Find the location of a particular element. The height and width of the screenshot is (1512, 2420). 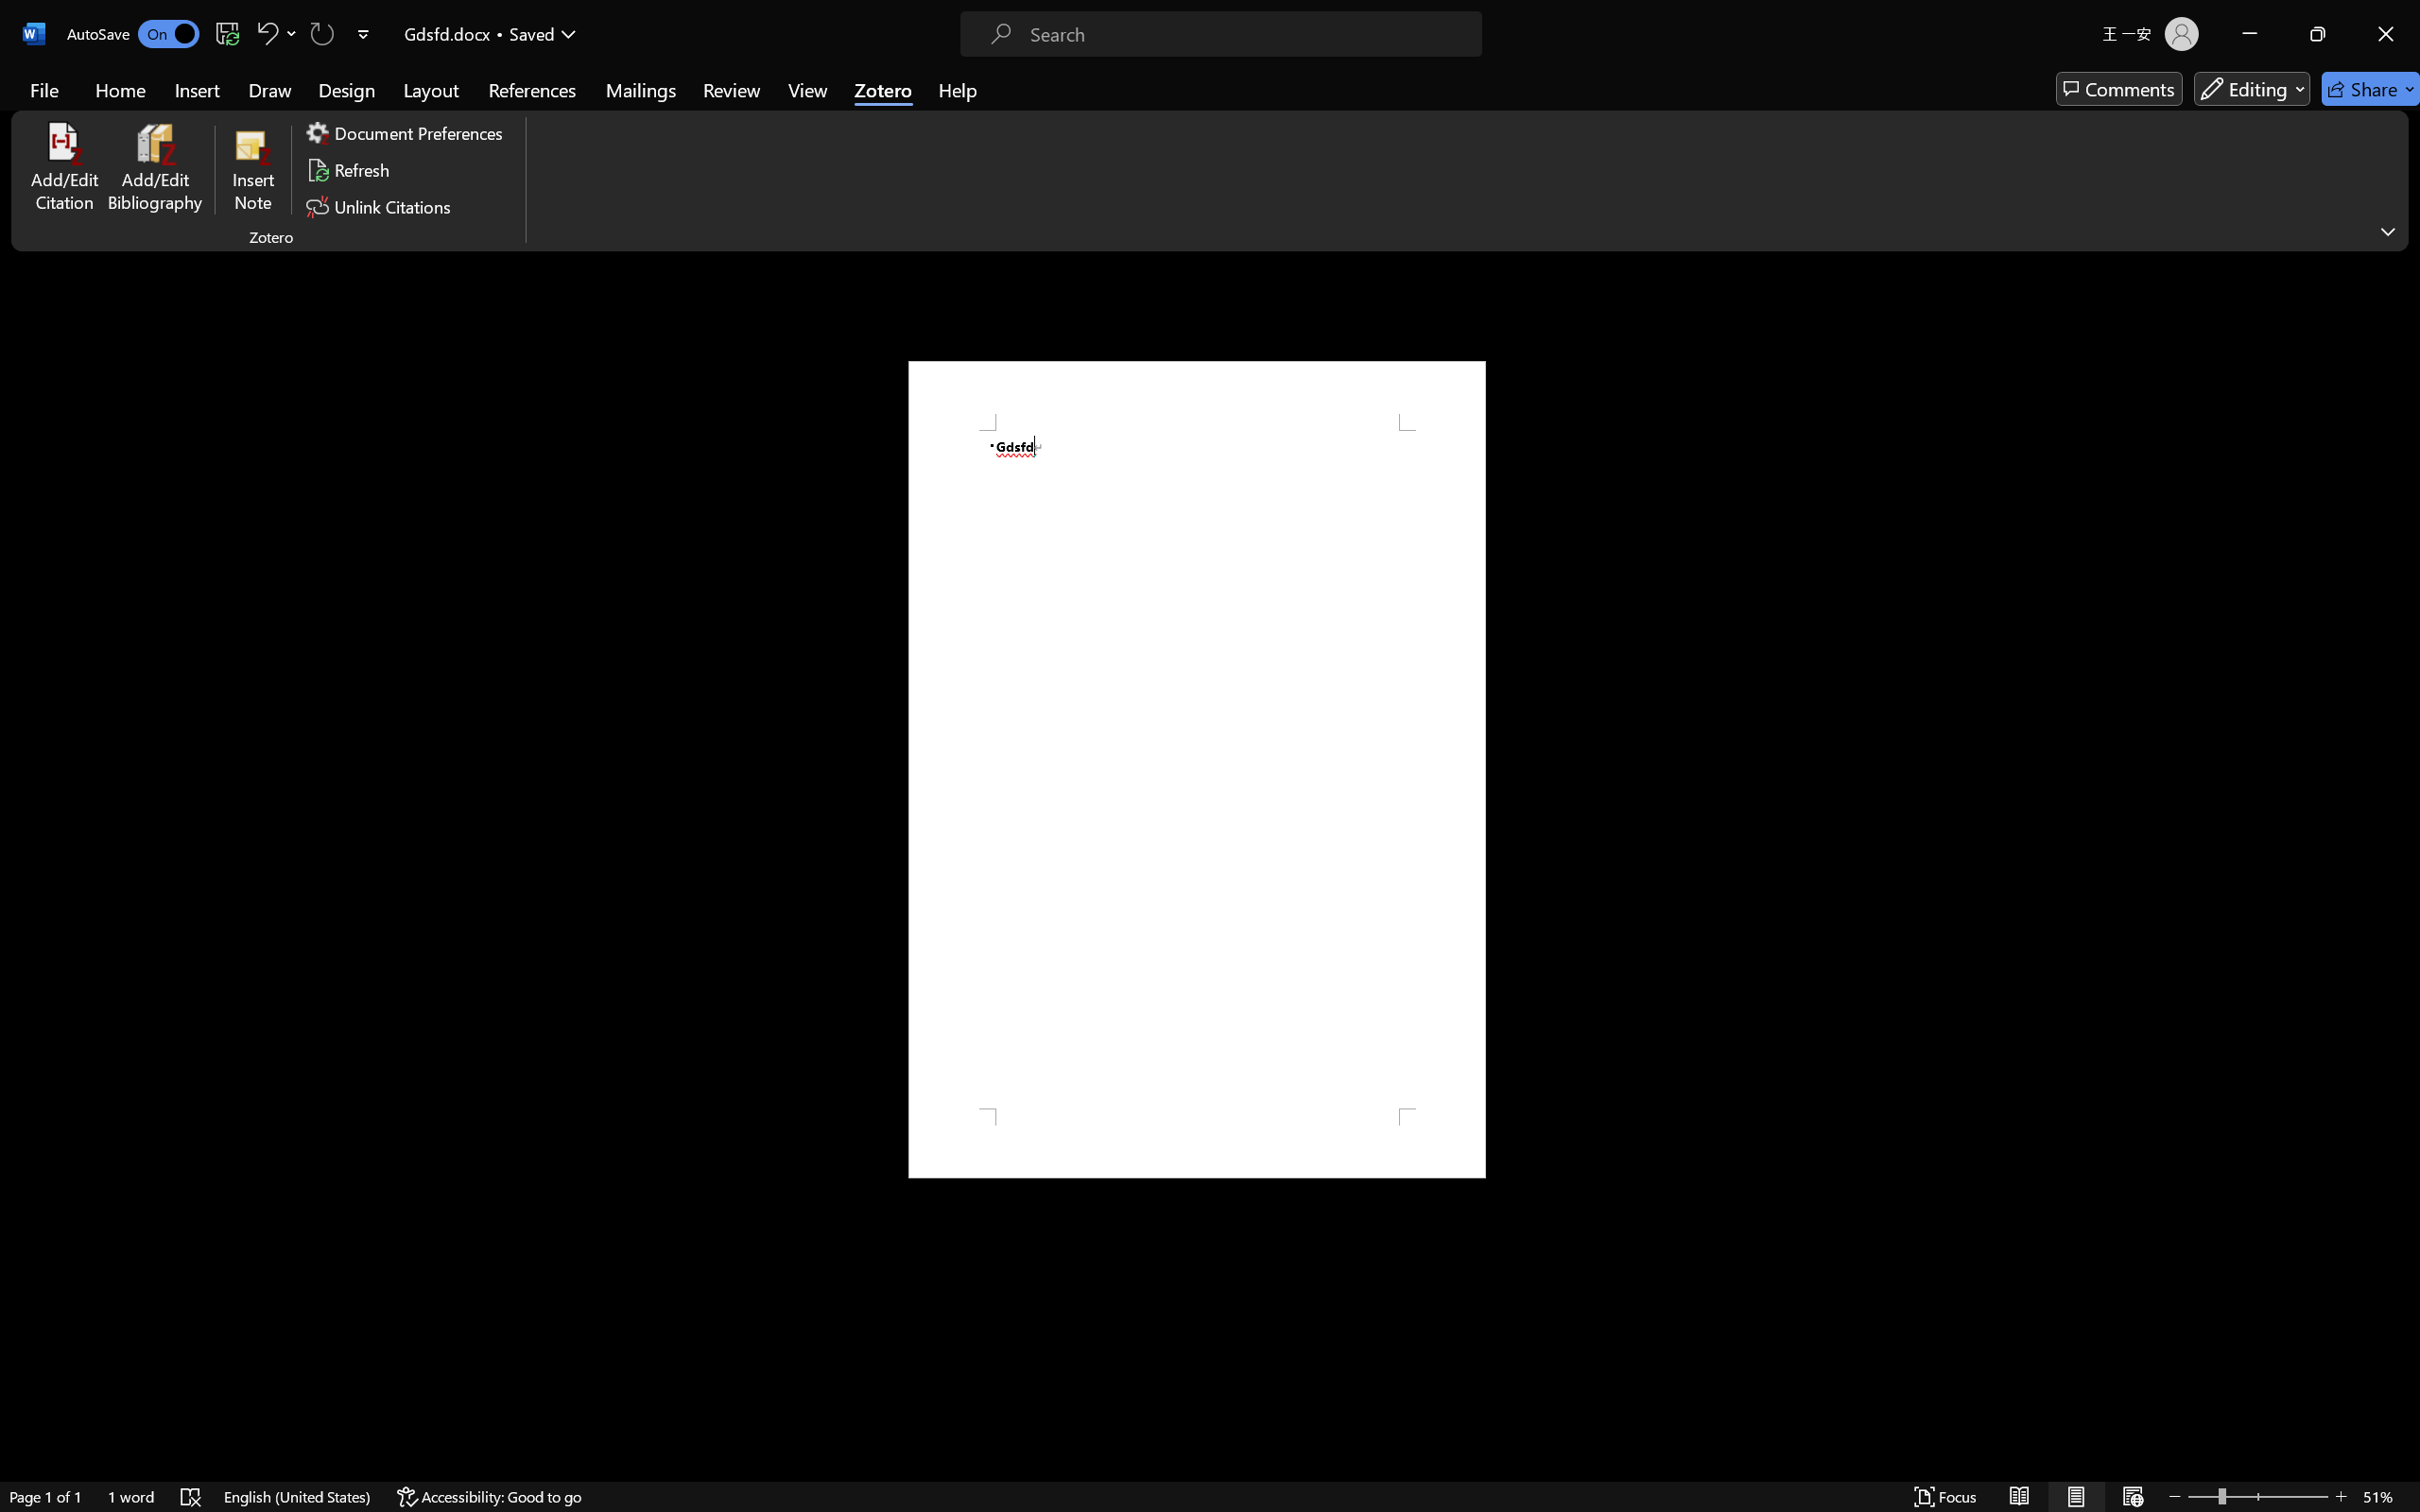

'Page 1 content' is located at coordinates (1196, 769).